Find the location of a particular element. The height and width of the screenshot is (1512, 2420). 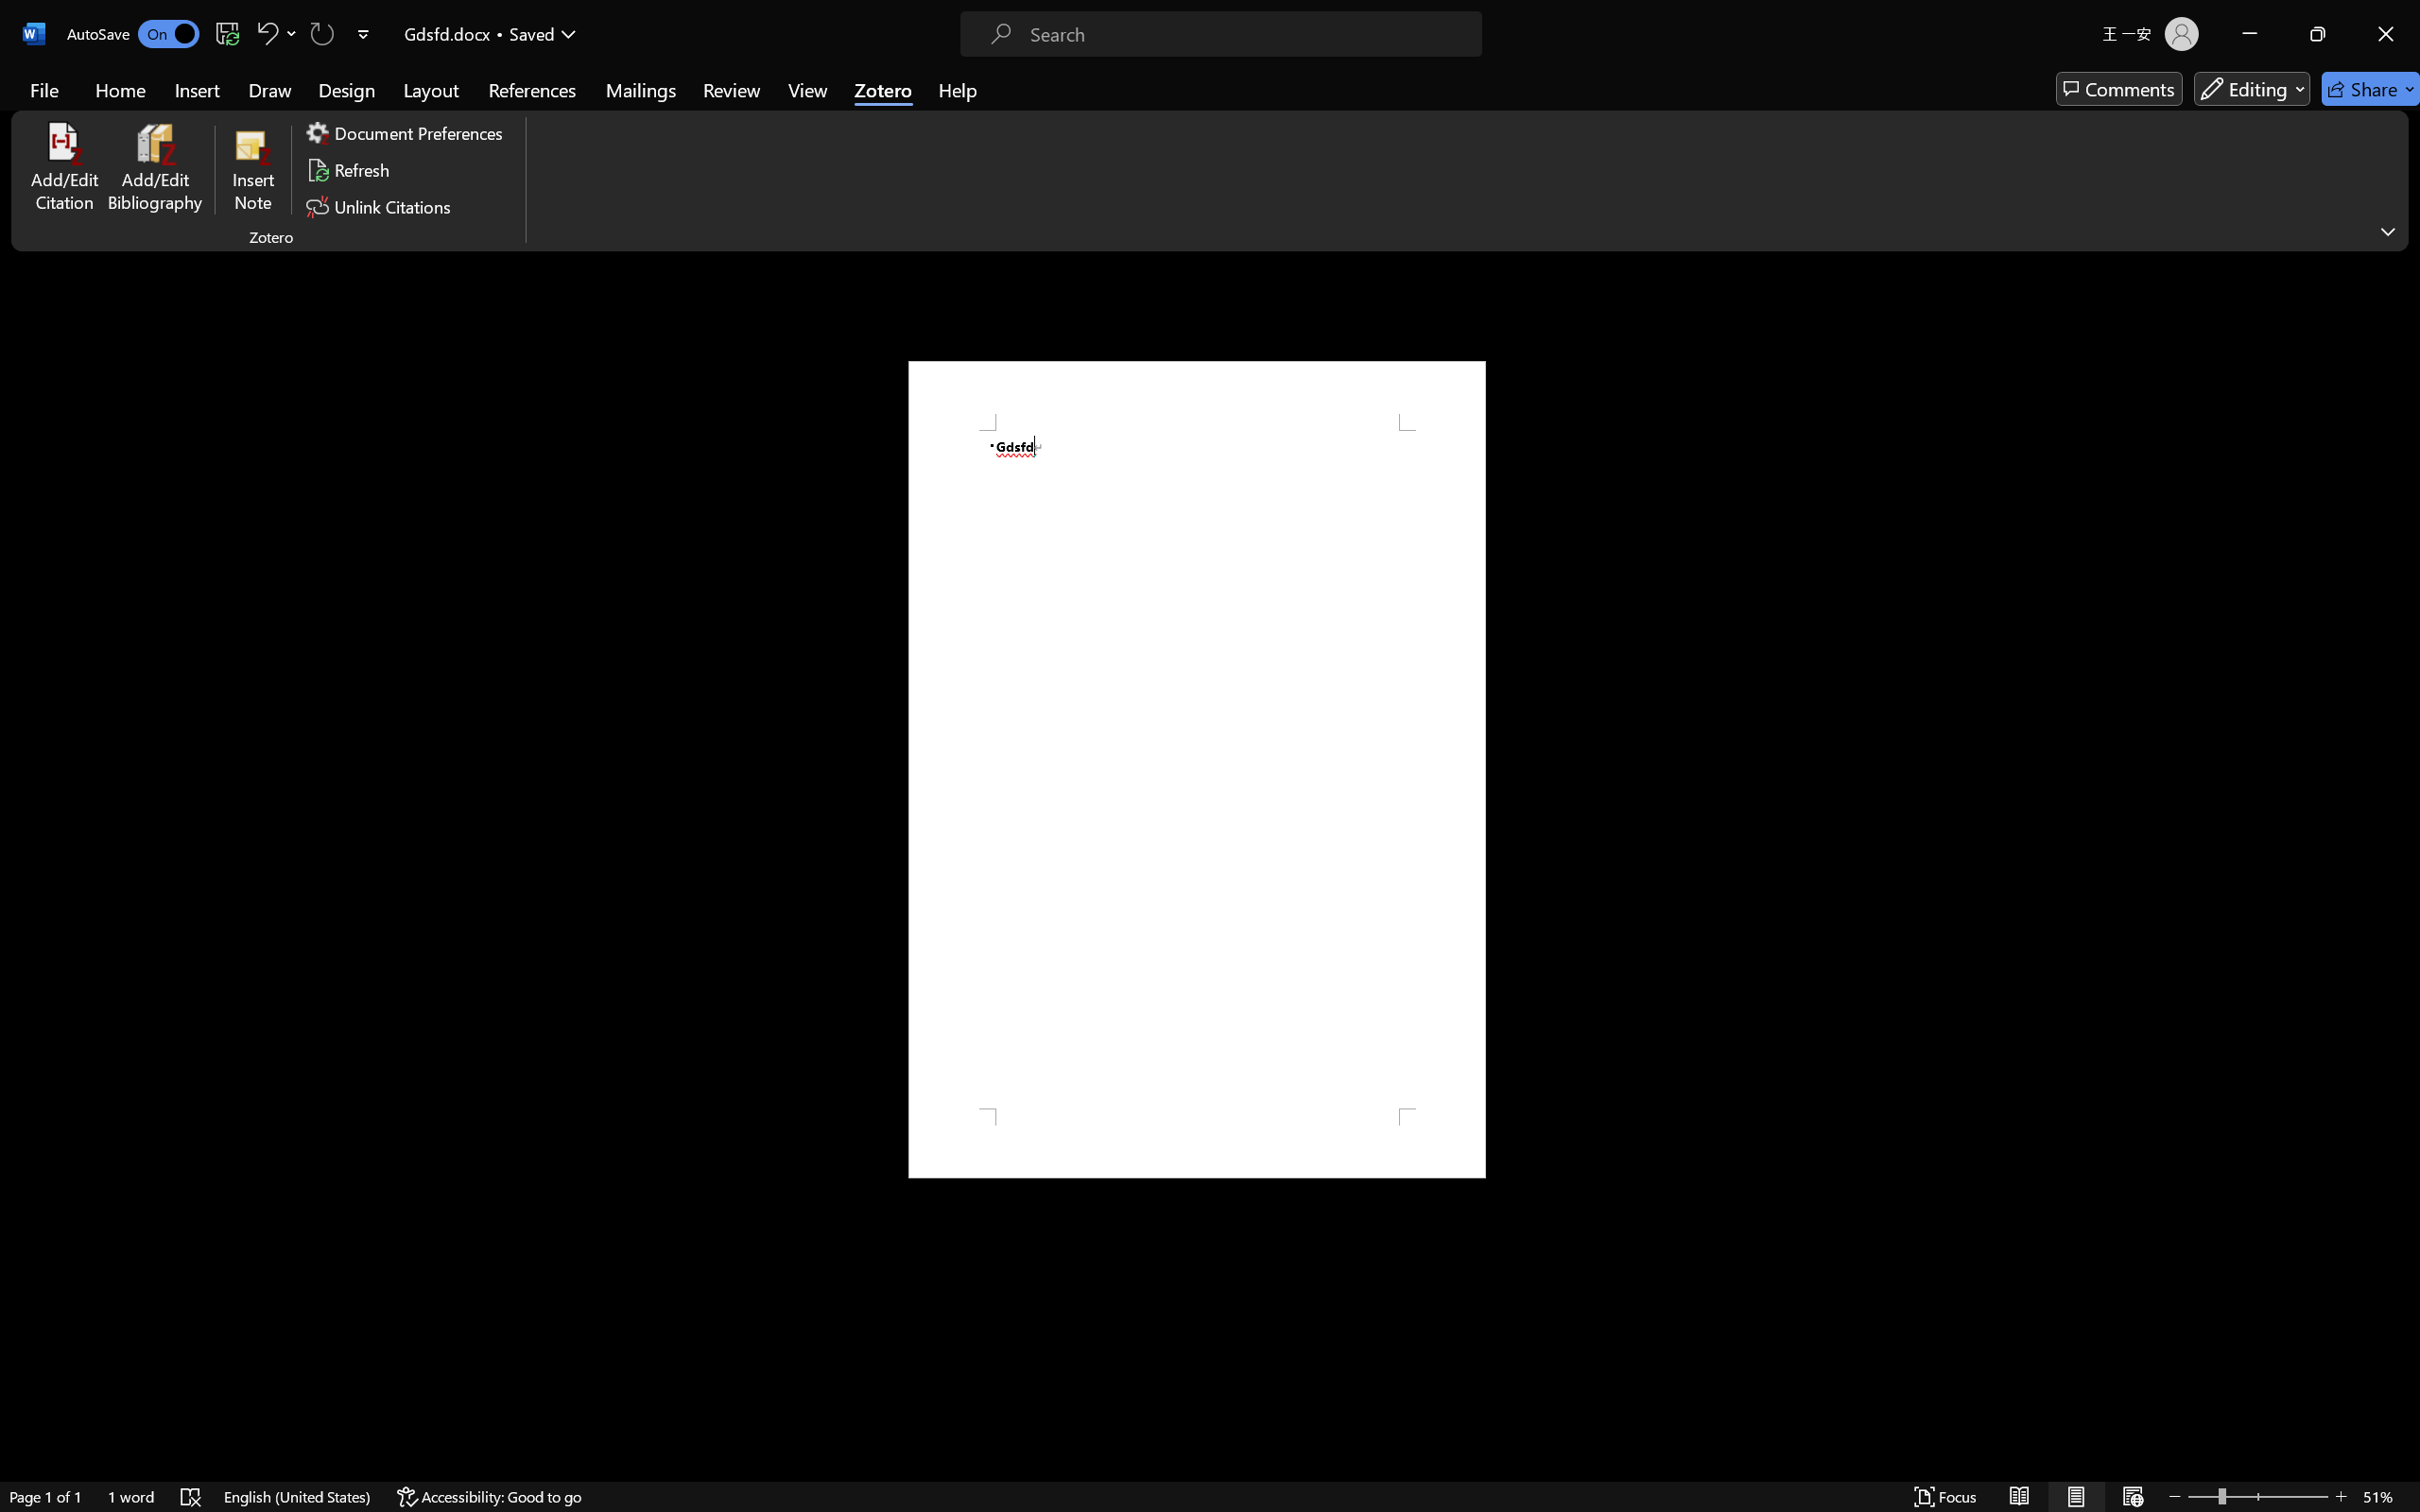

'Page 1 content' is located at coordinates (1196, 769).